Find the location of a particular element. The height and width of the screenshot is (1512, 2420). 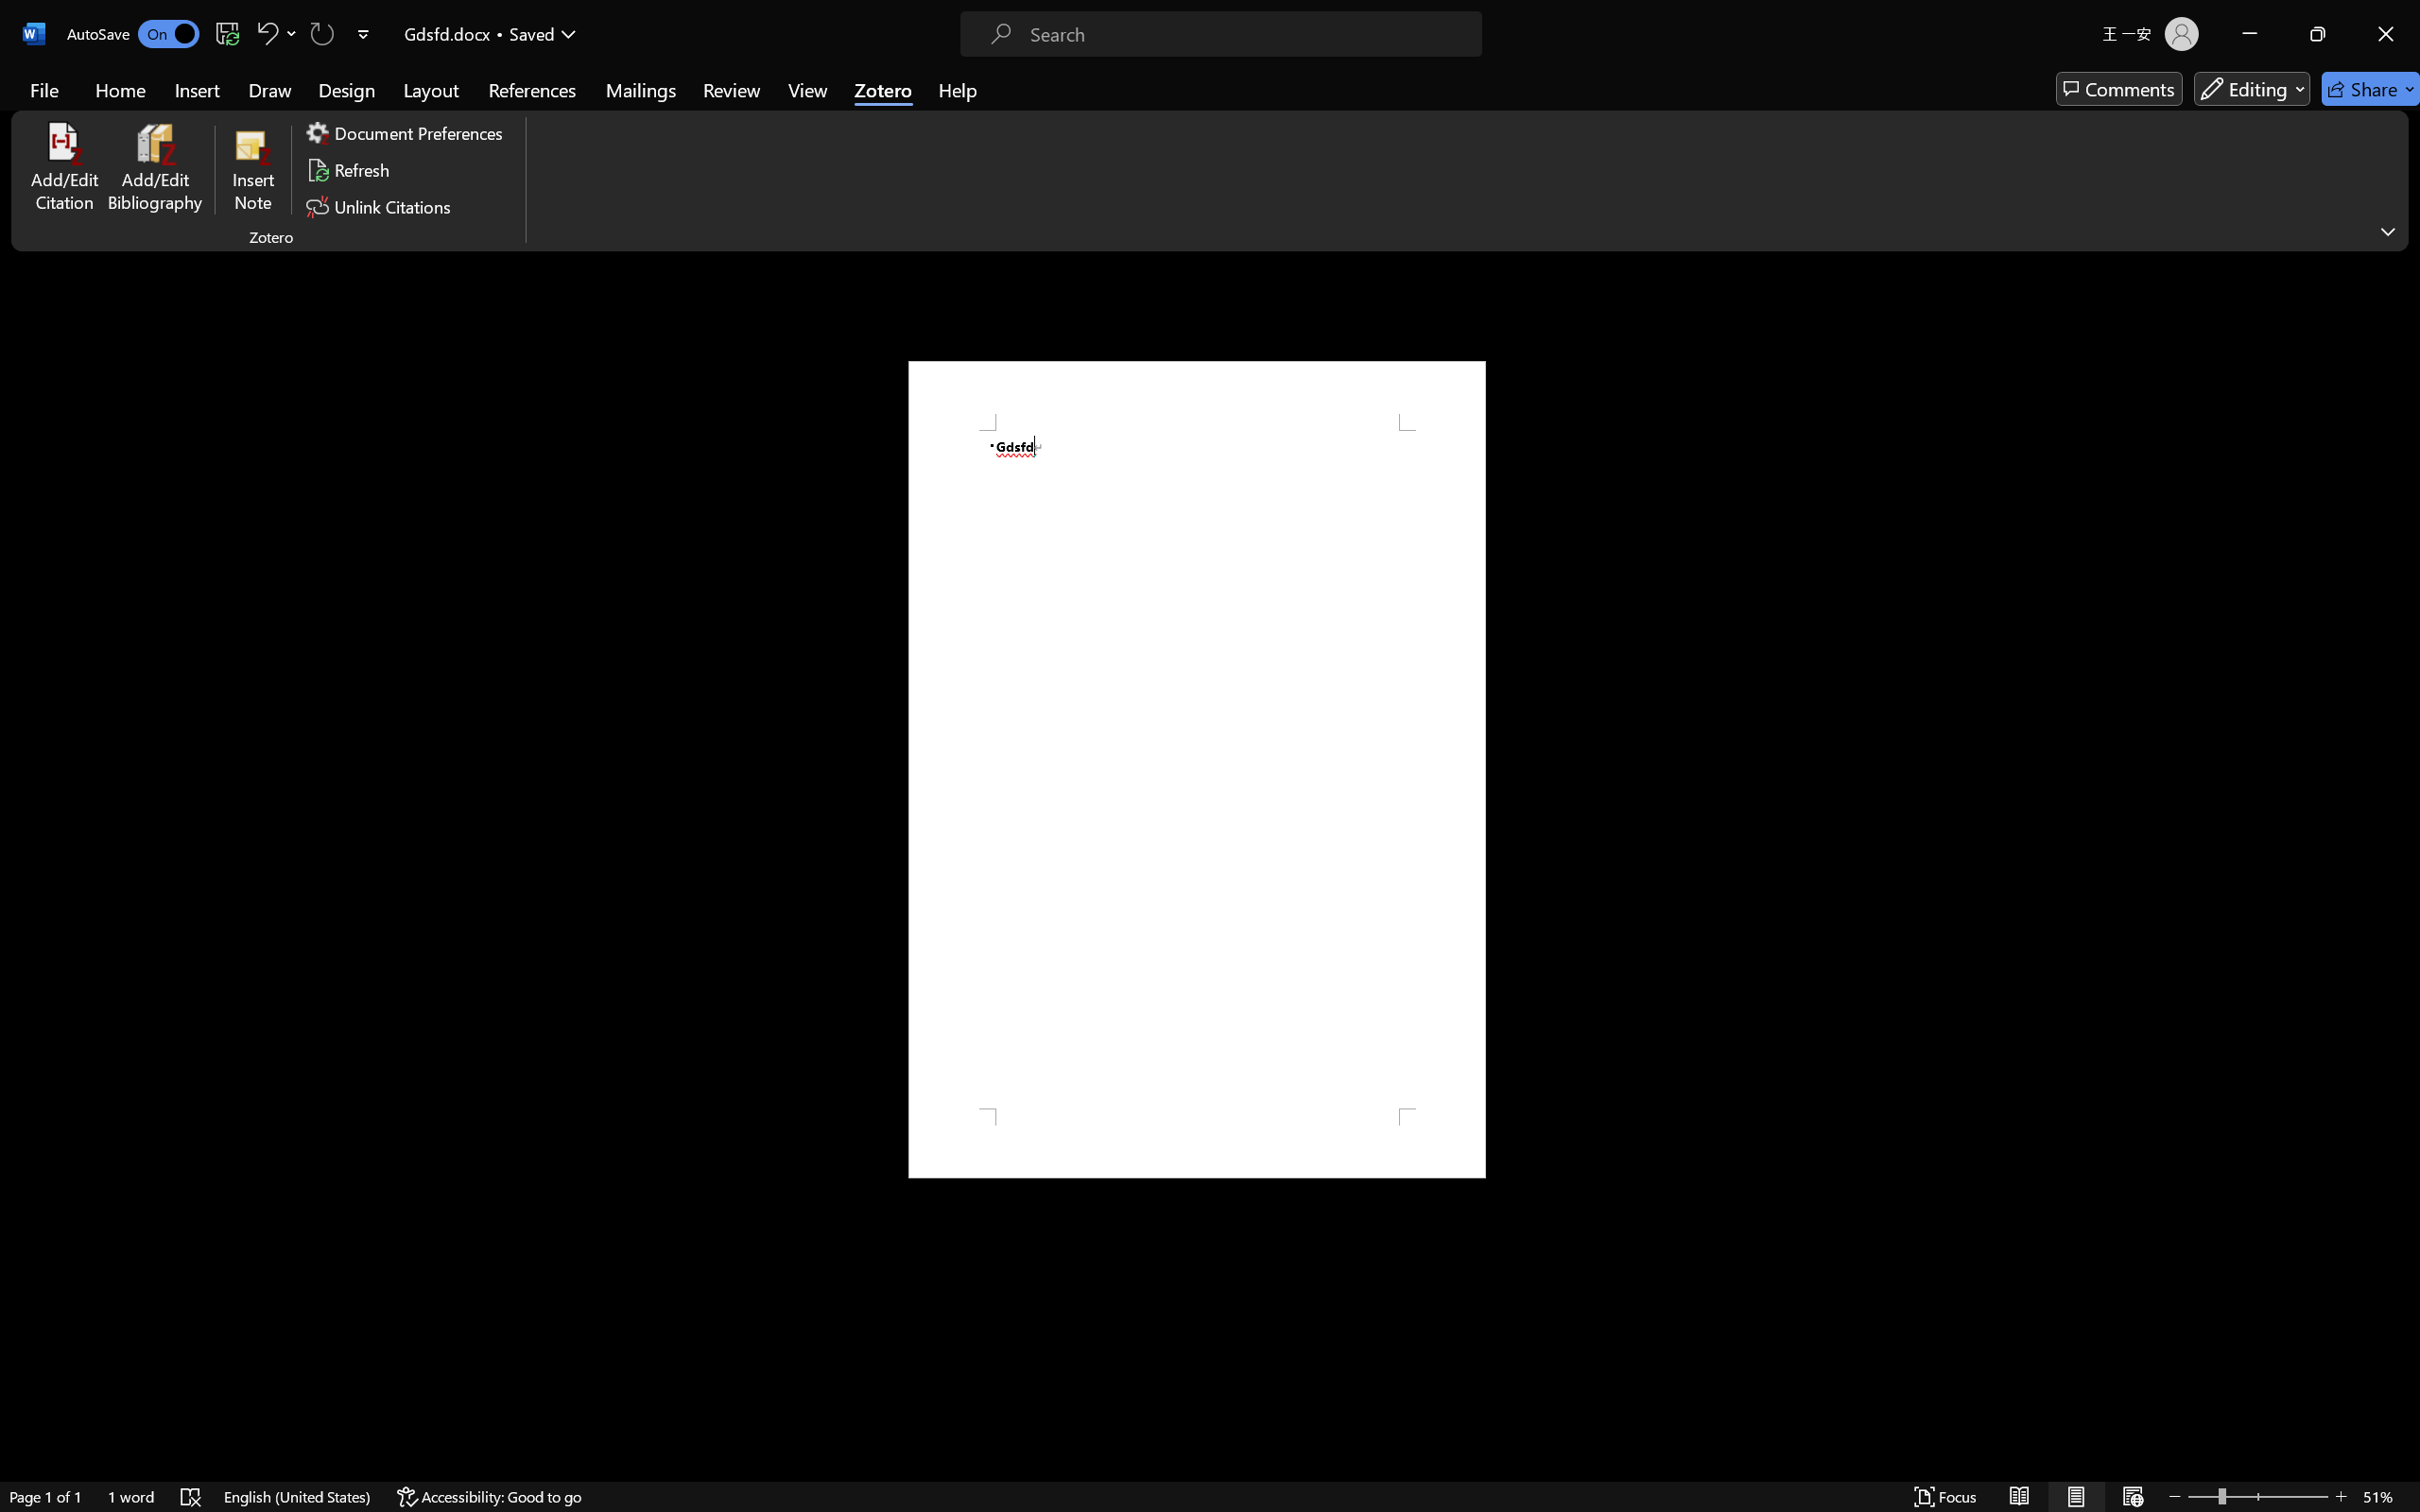

'Page 1 content' is located at coordinates (1196, 769).